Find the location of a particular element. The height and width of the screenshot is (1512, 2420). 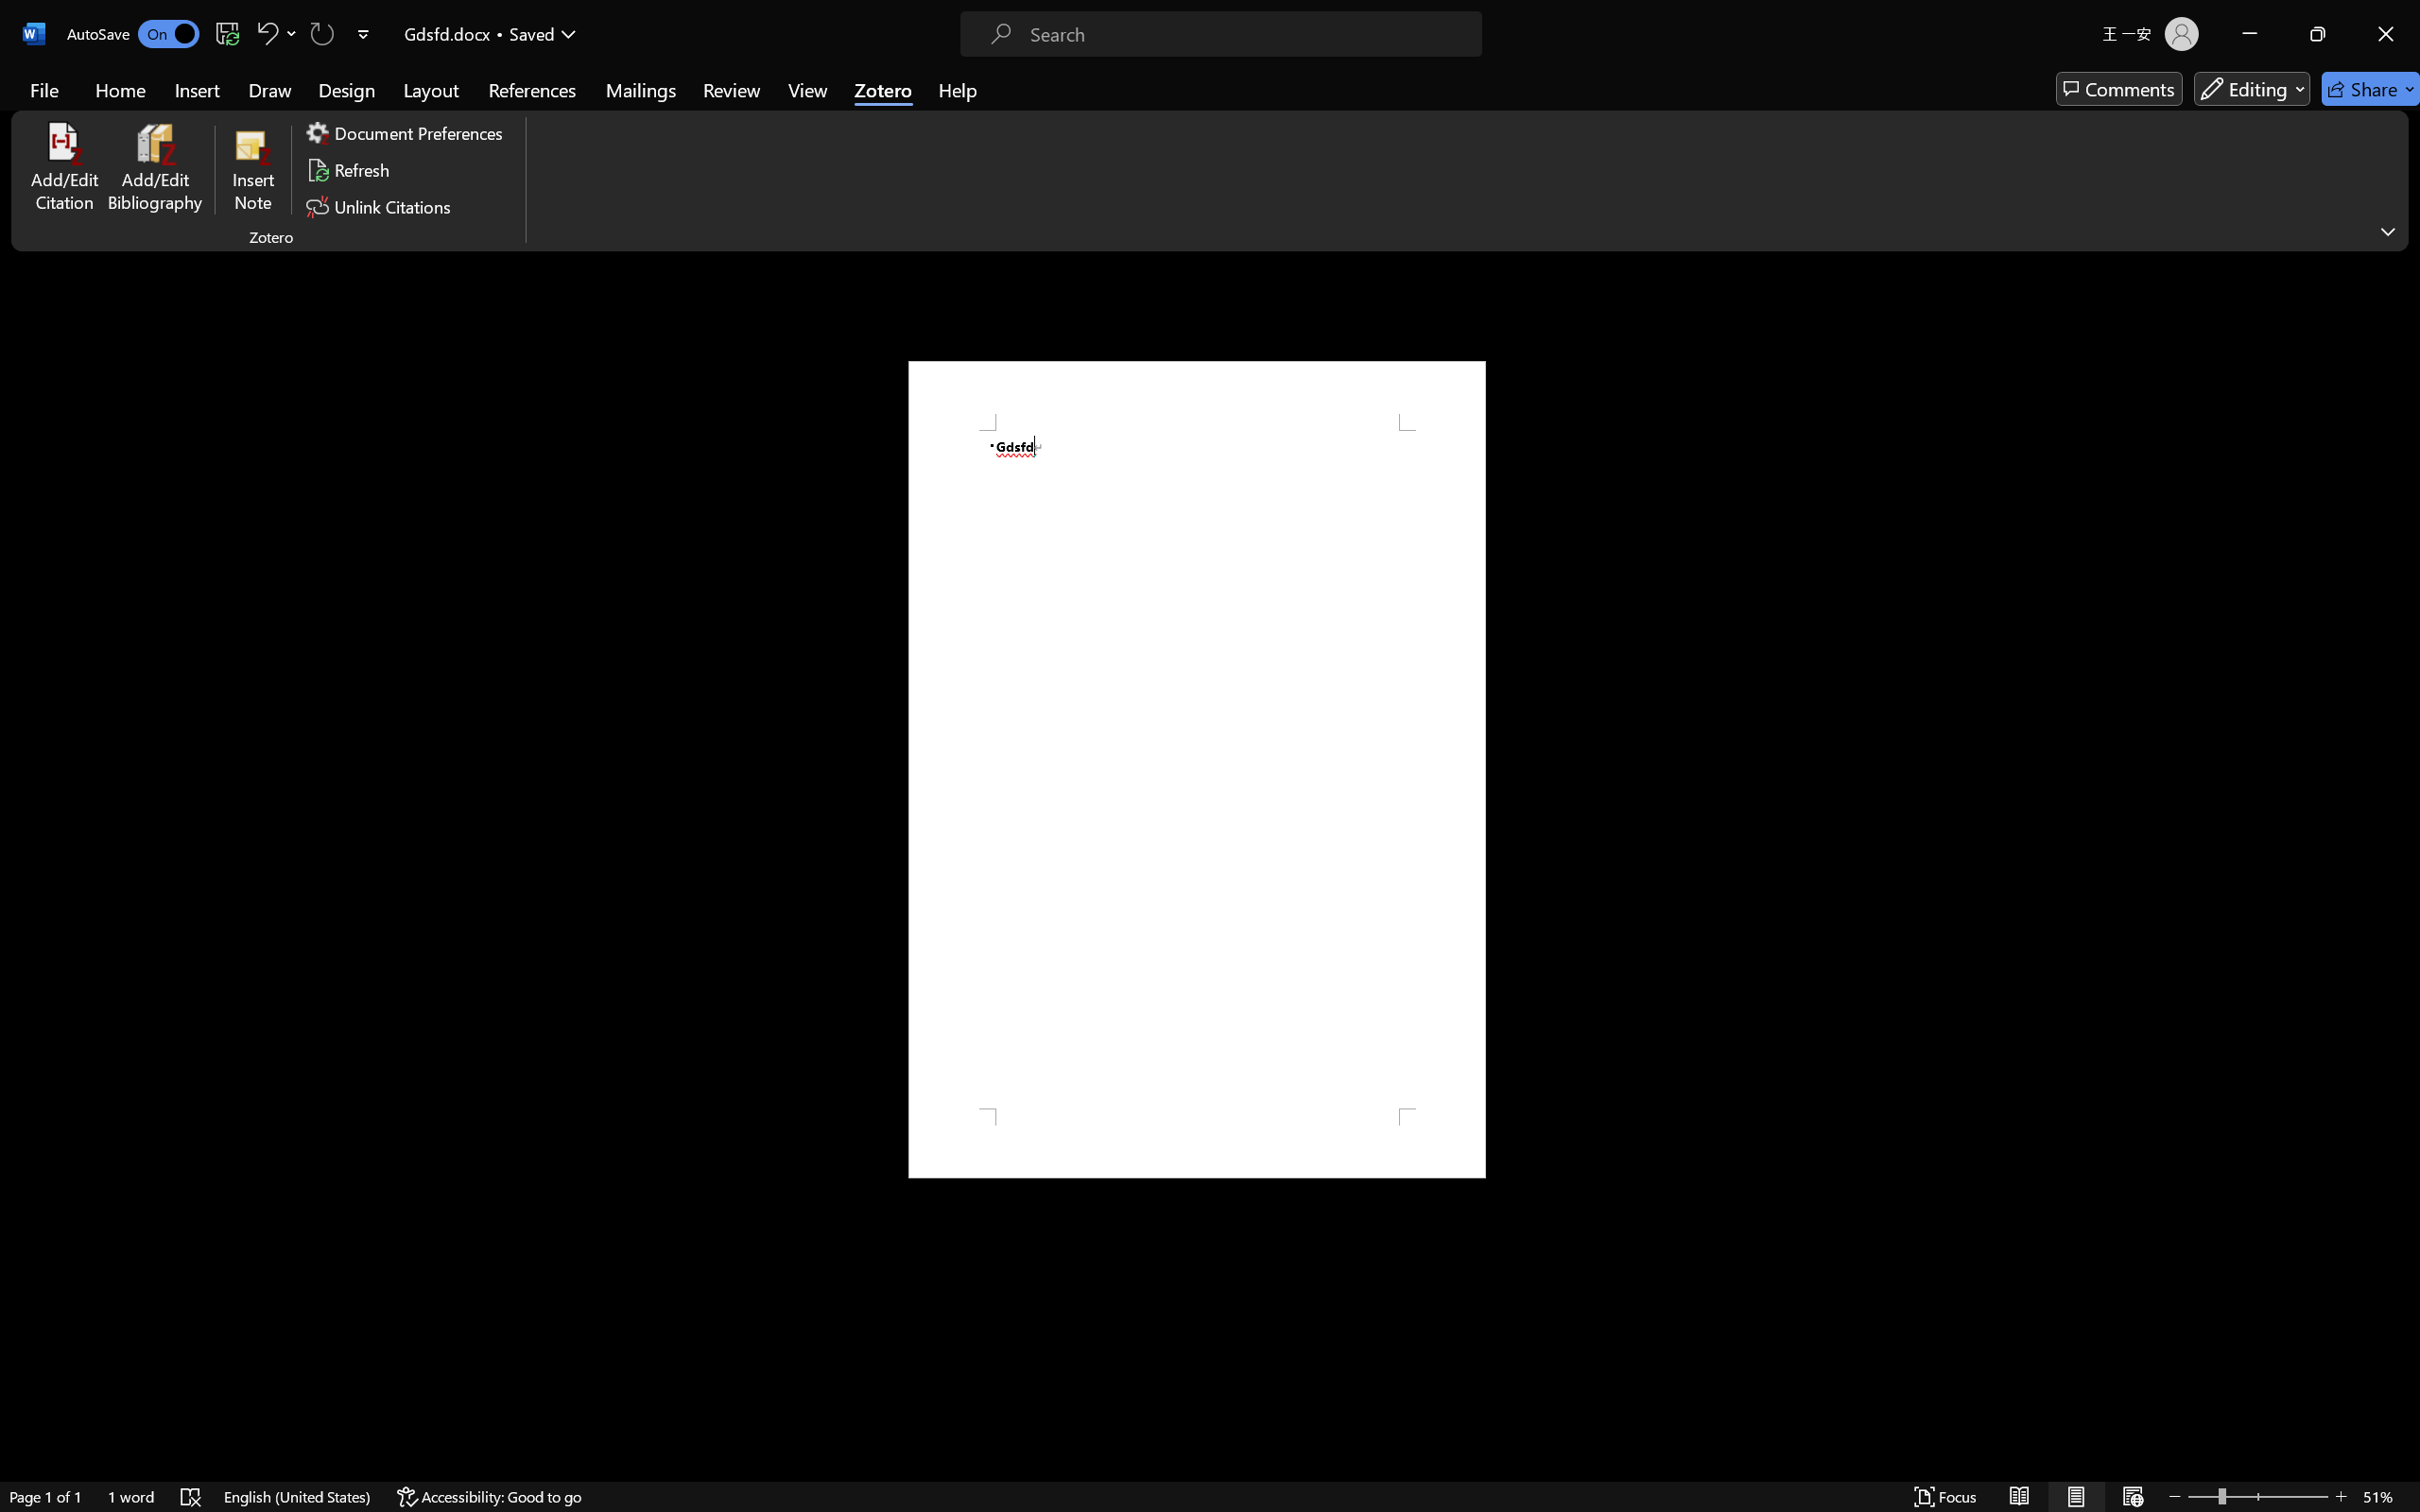

'Page 1 content' is located at coordinates (1196, 769).